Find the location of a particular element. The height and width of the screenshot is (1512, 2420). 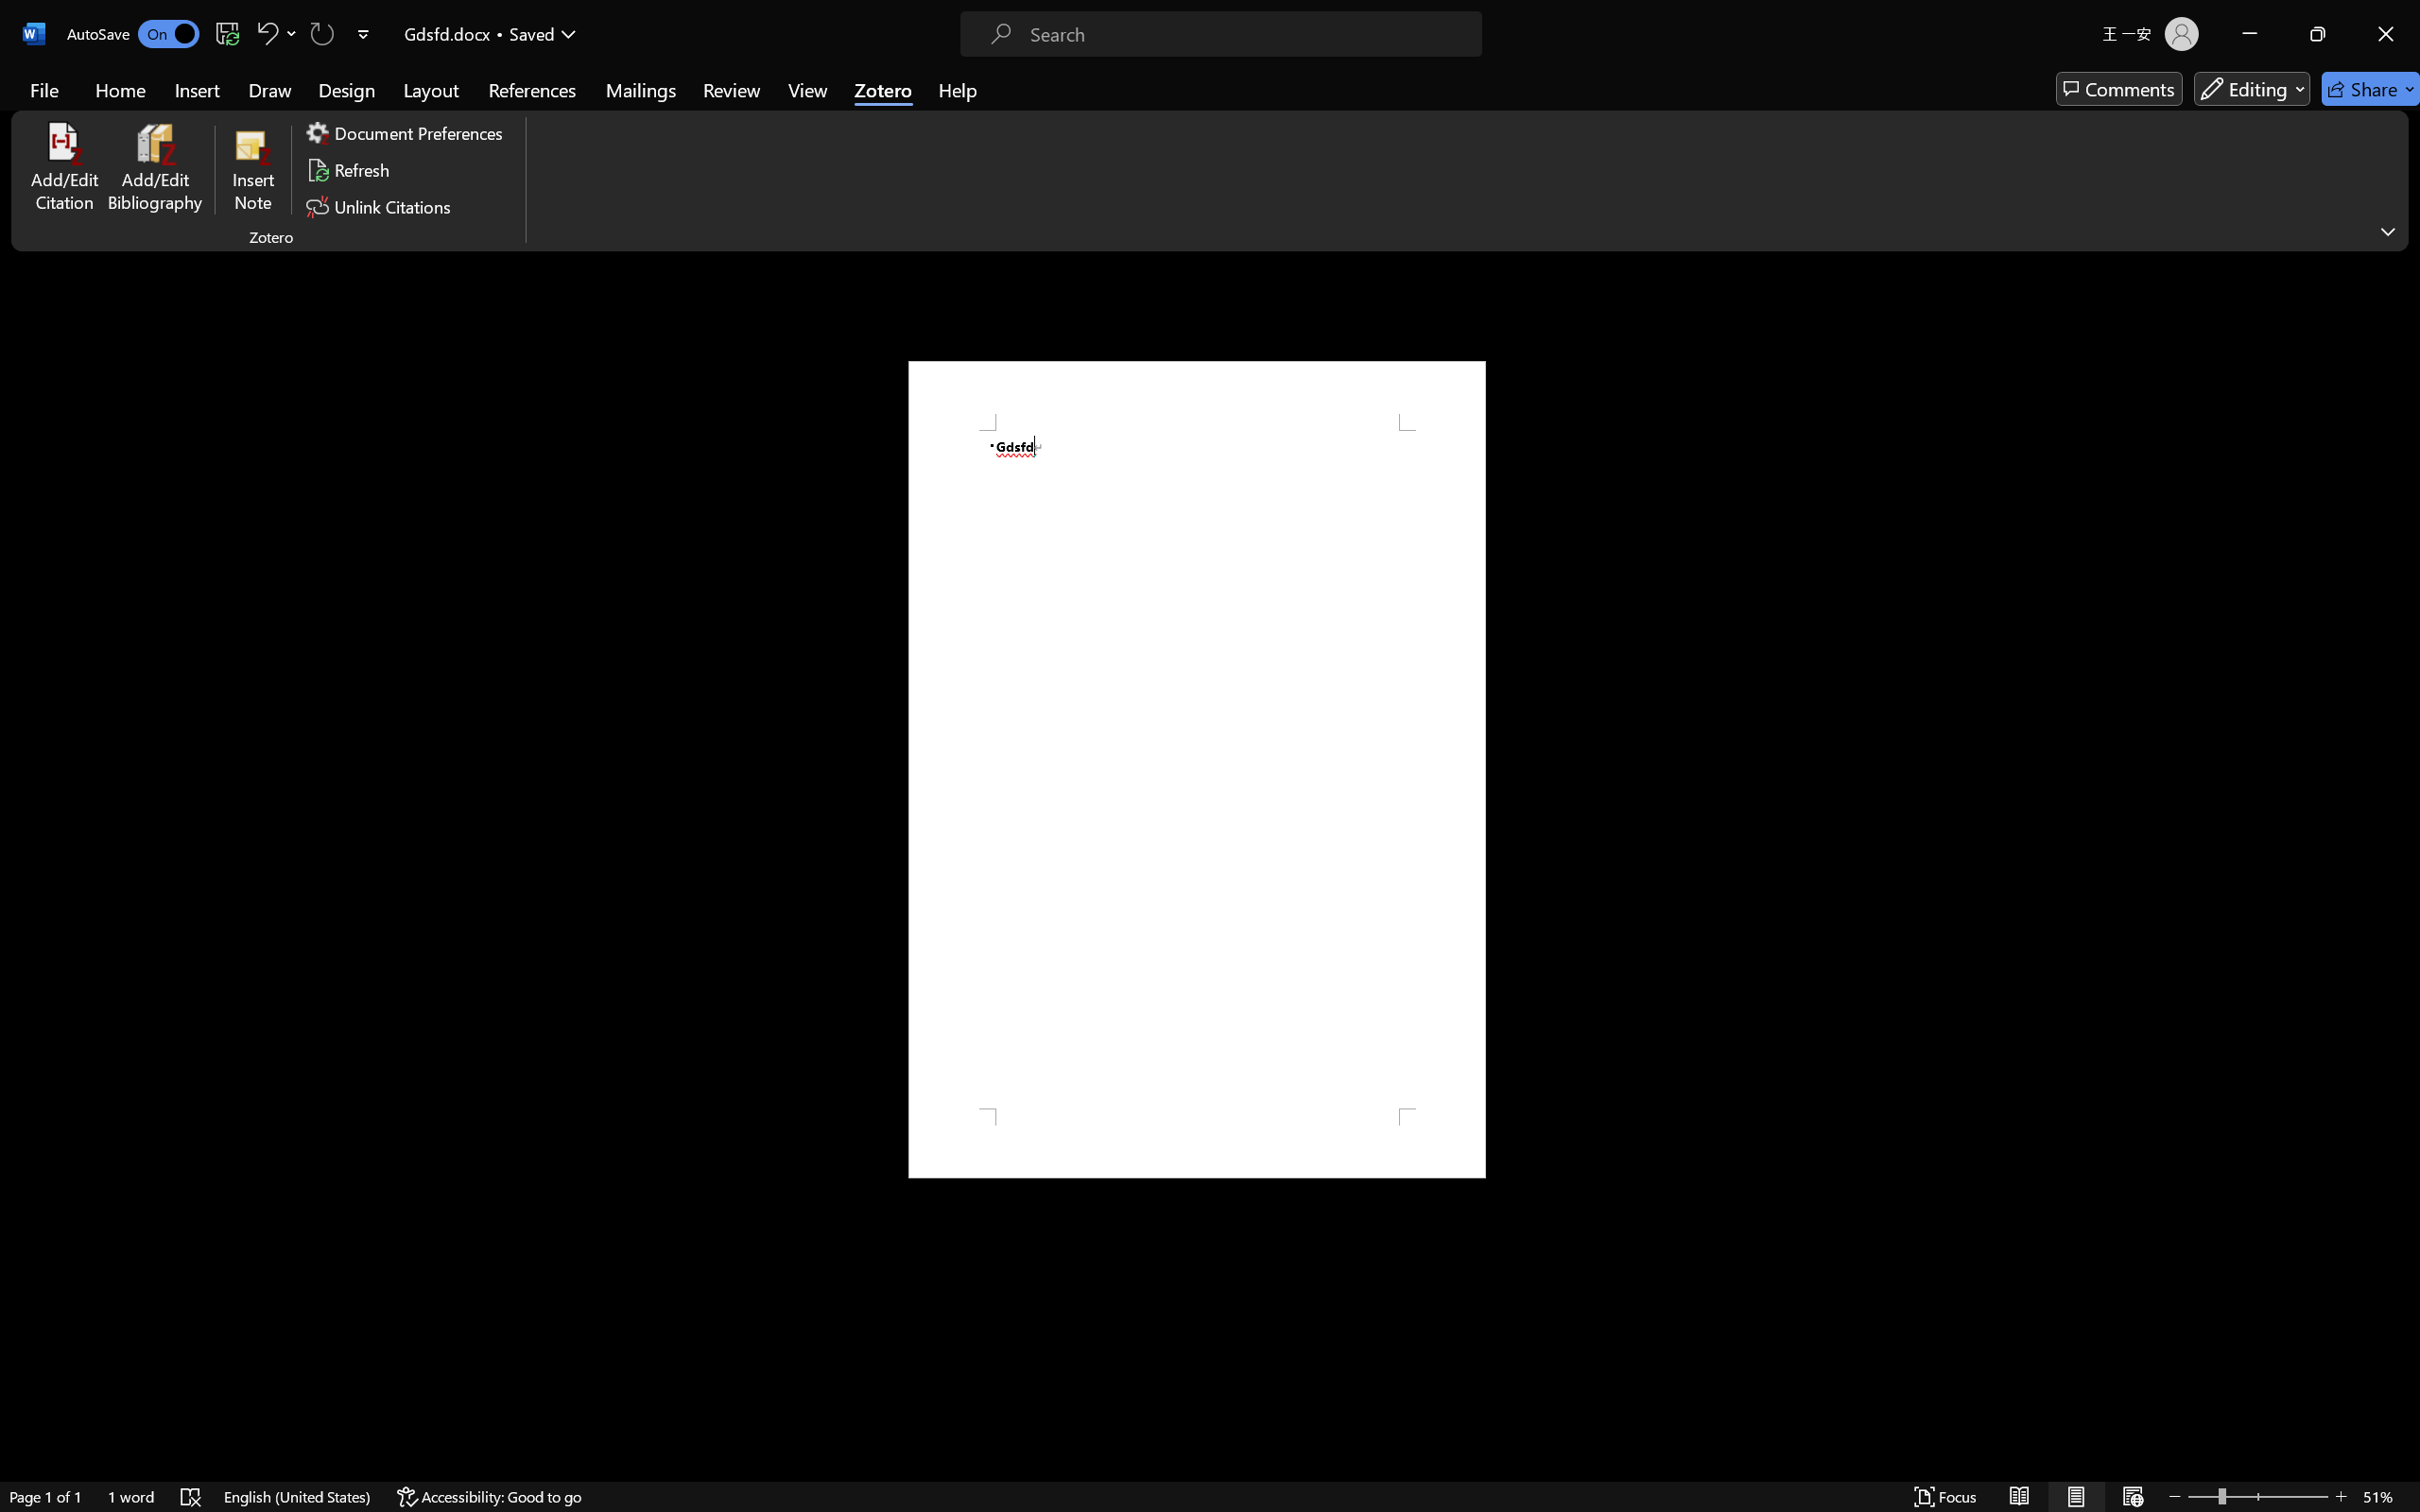

'Page 1 content' is located at coordinates (1196, 769).